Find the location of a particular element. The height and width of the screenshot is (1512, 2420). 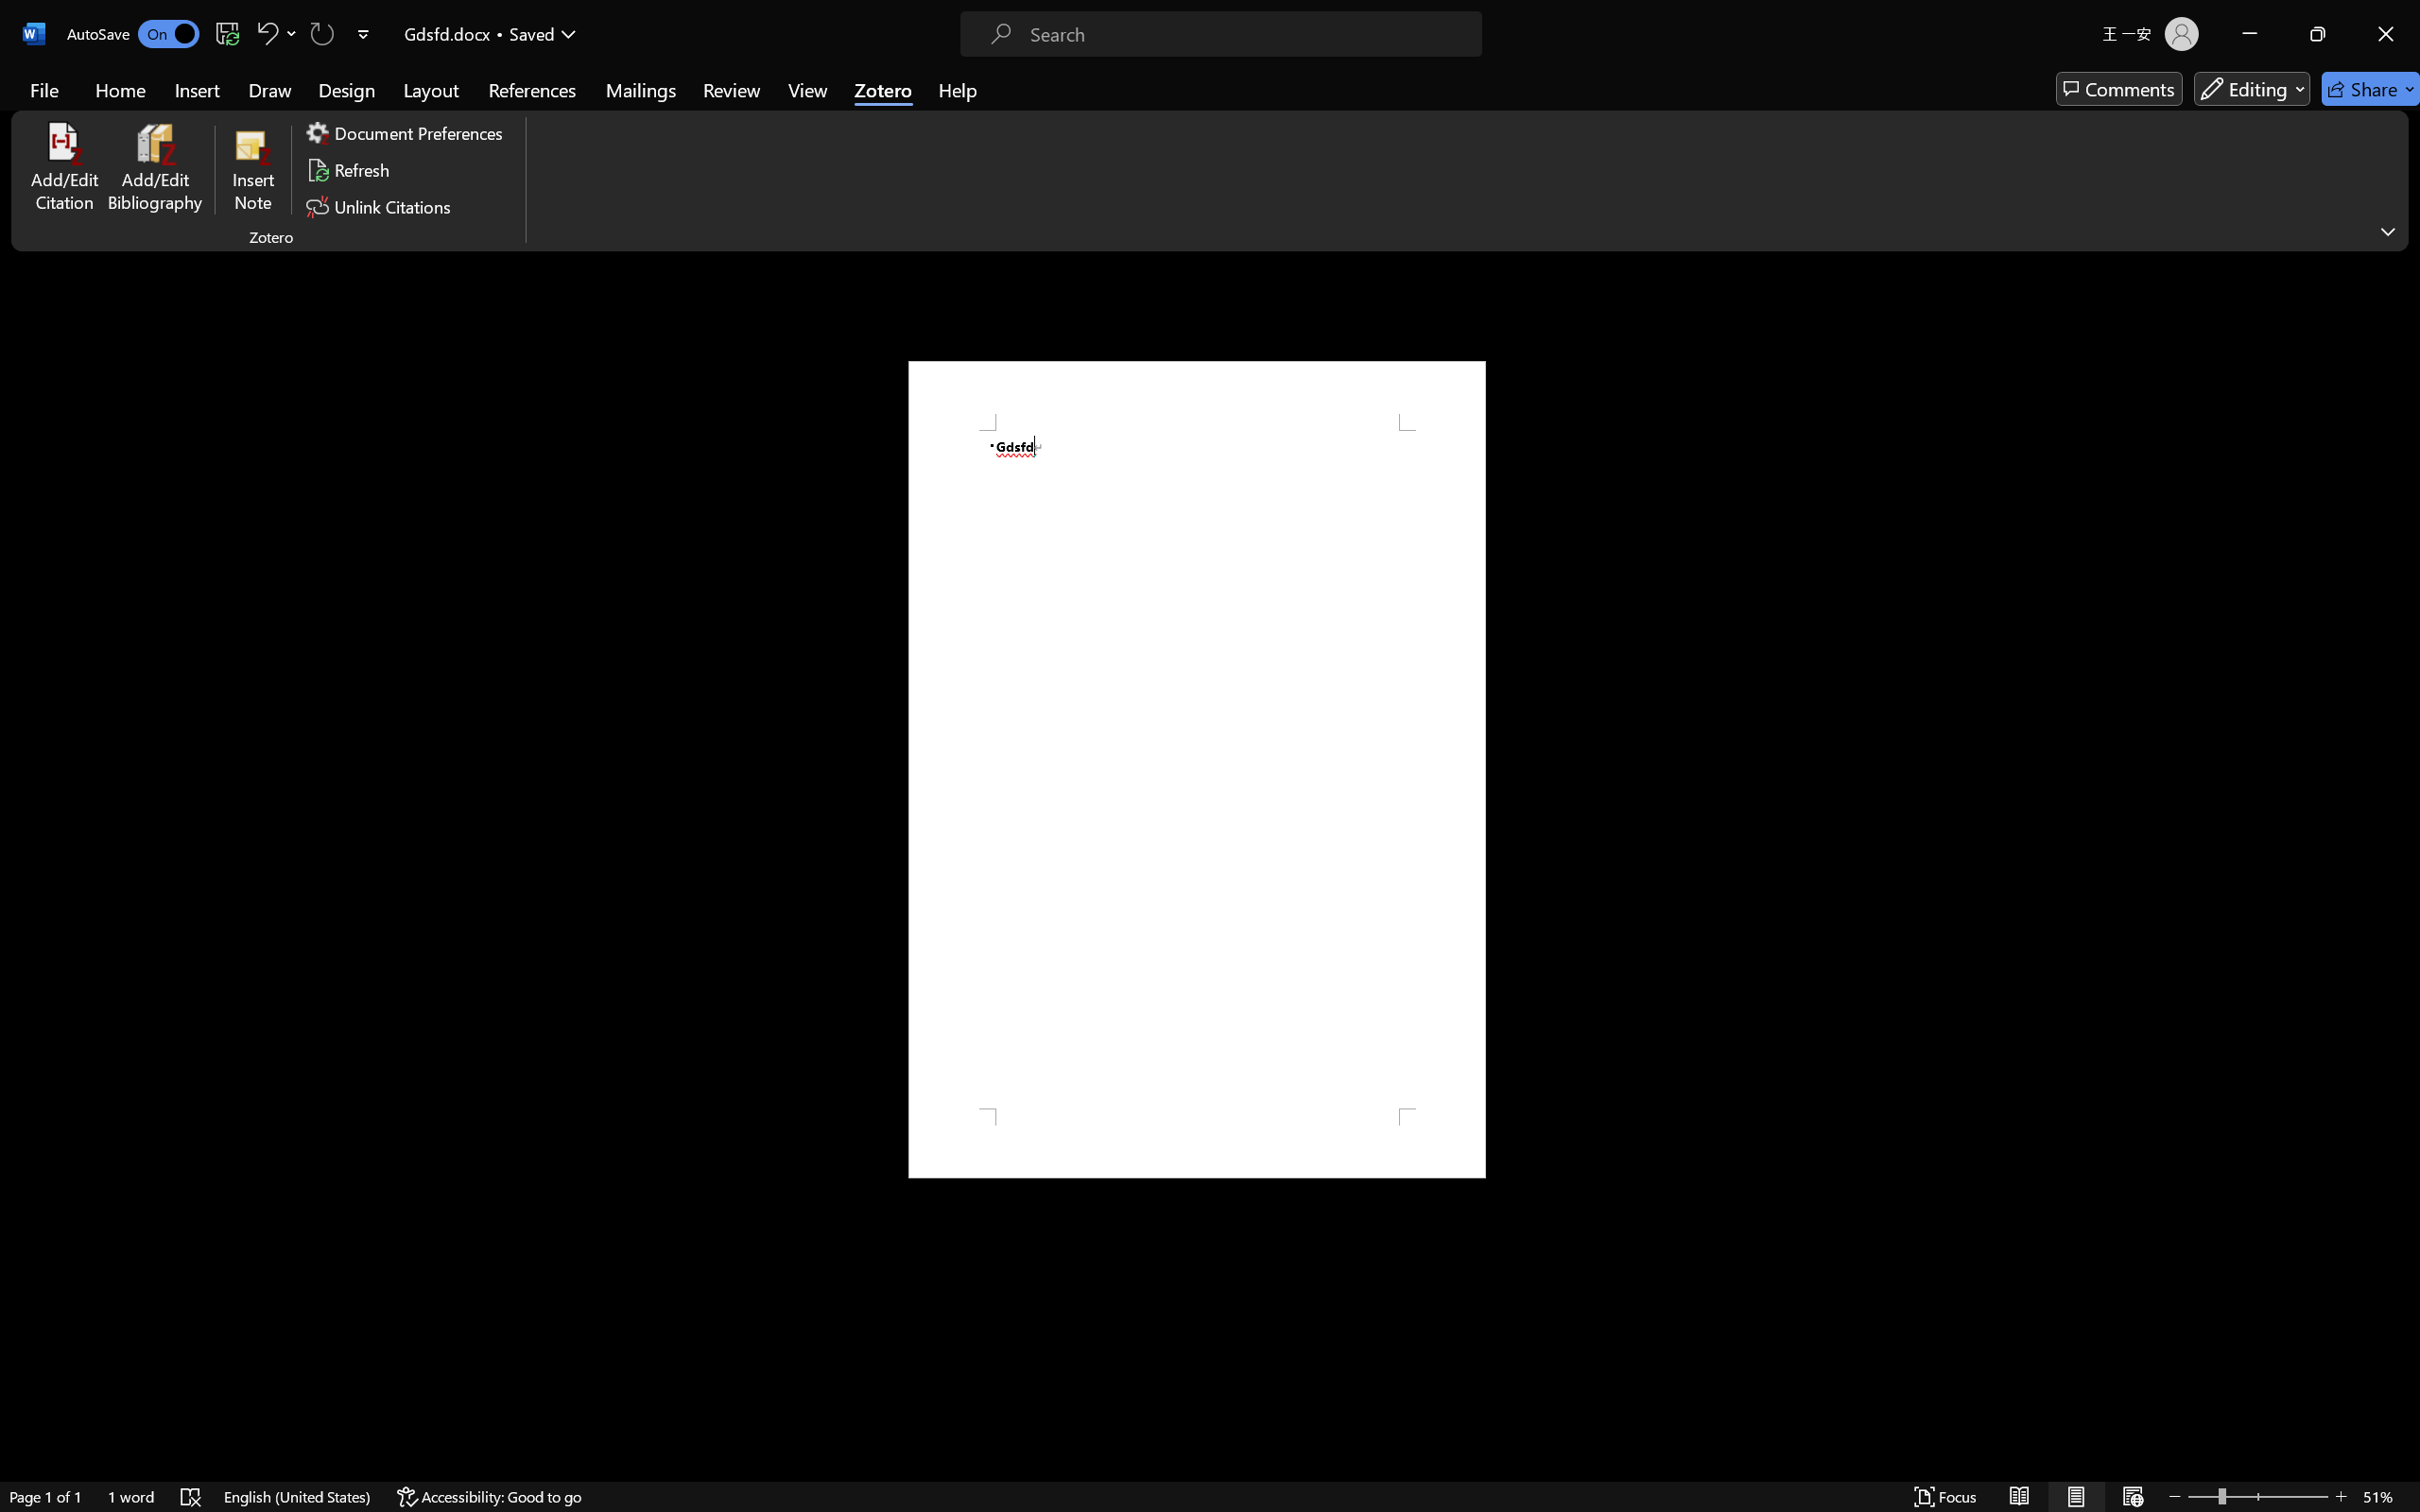

'Page 1 content' is located at coordinates (1196, 769).